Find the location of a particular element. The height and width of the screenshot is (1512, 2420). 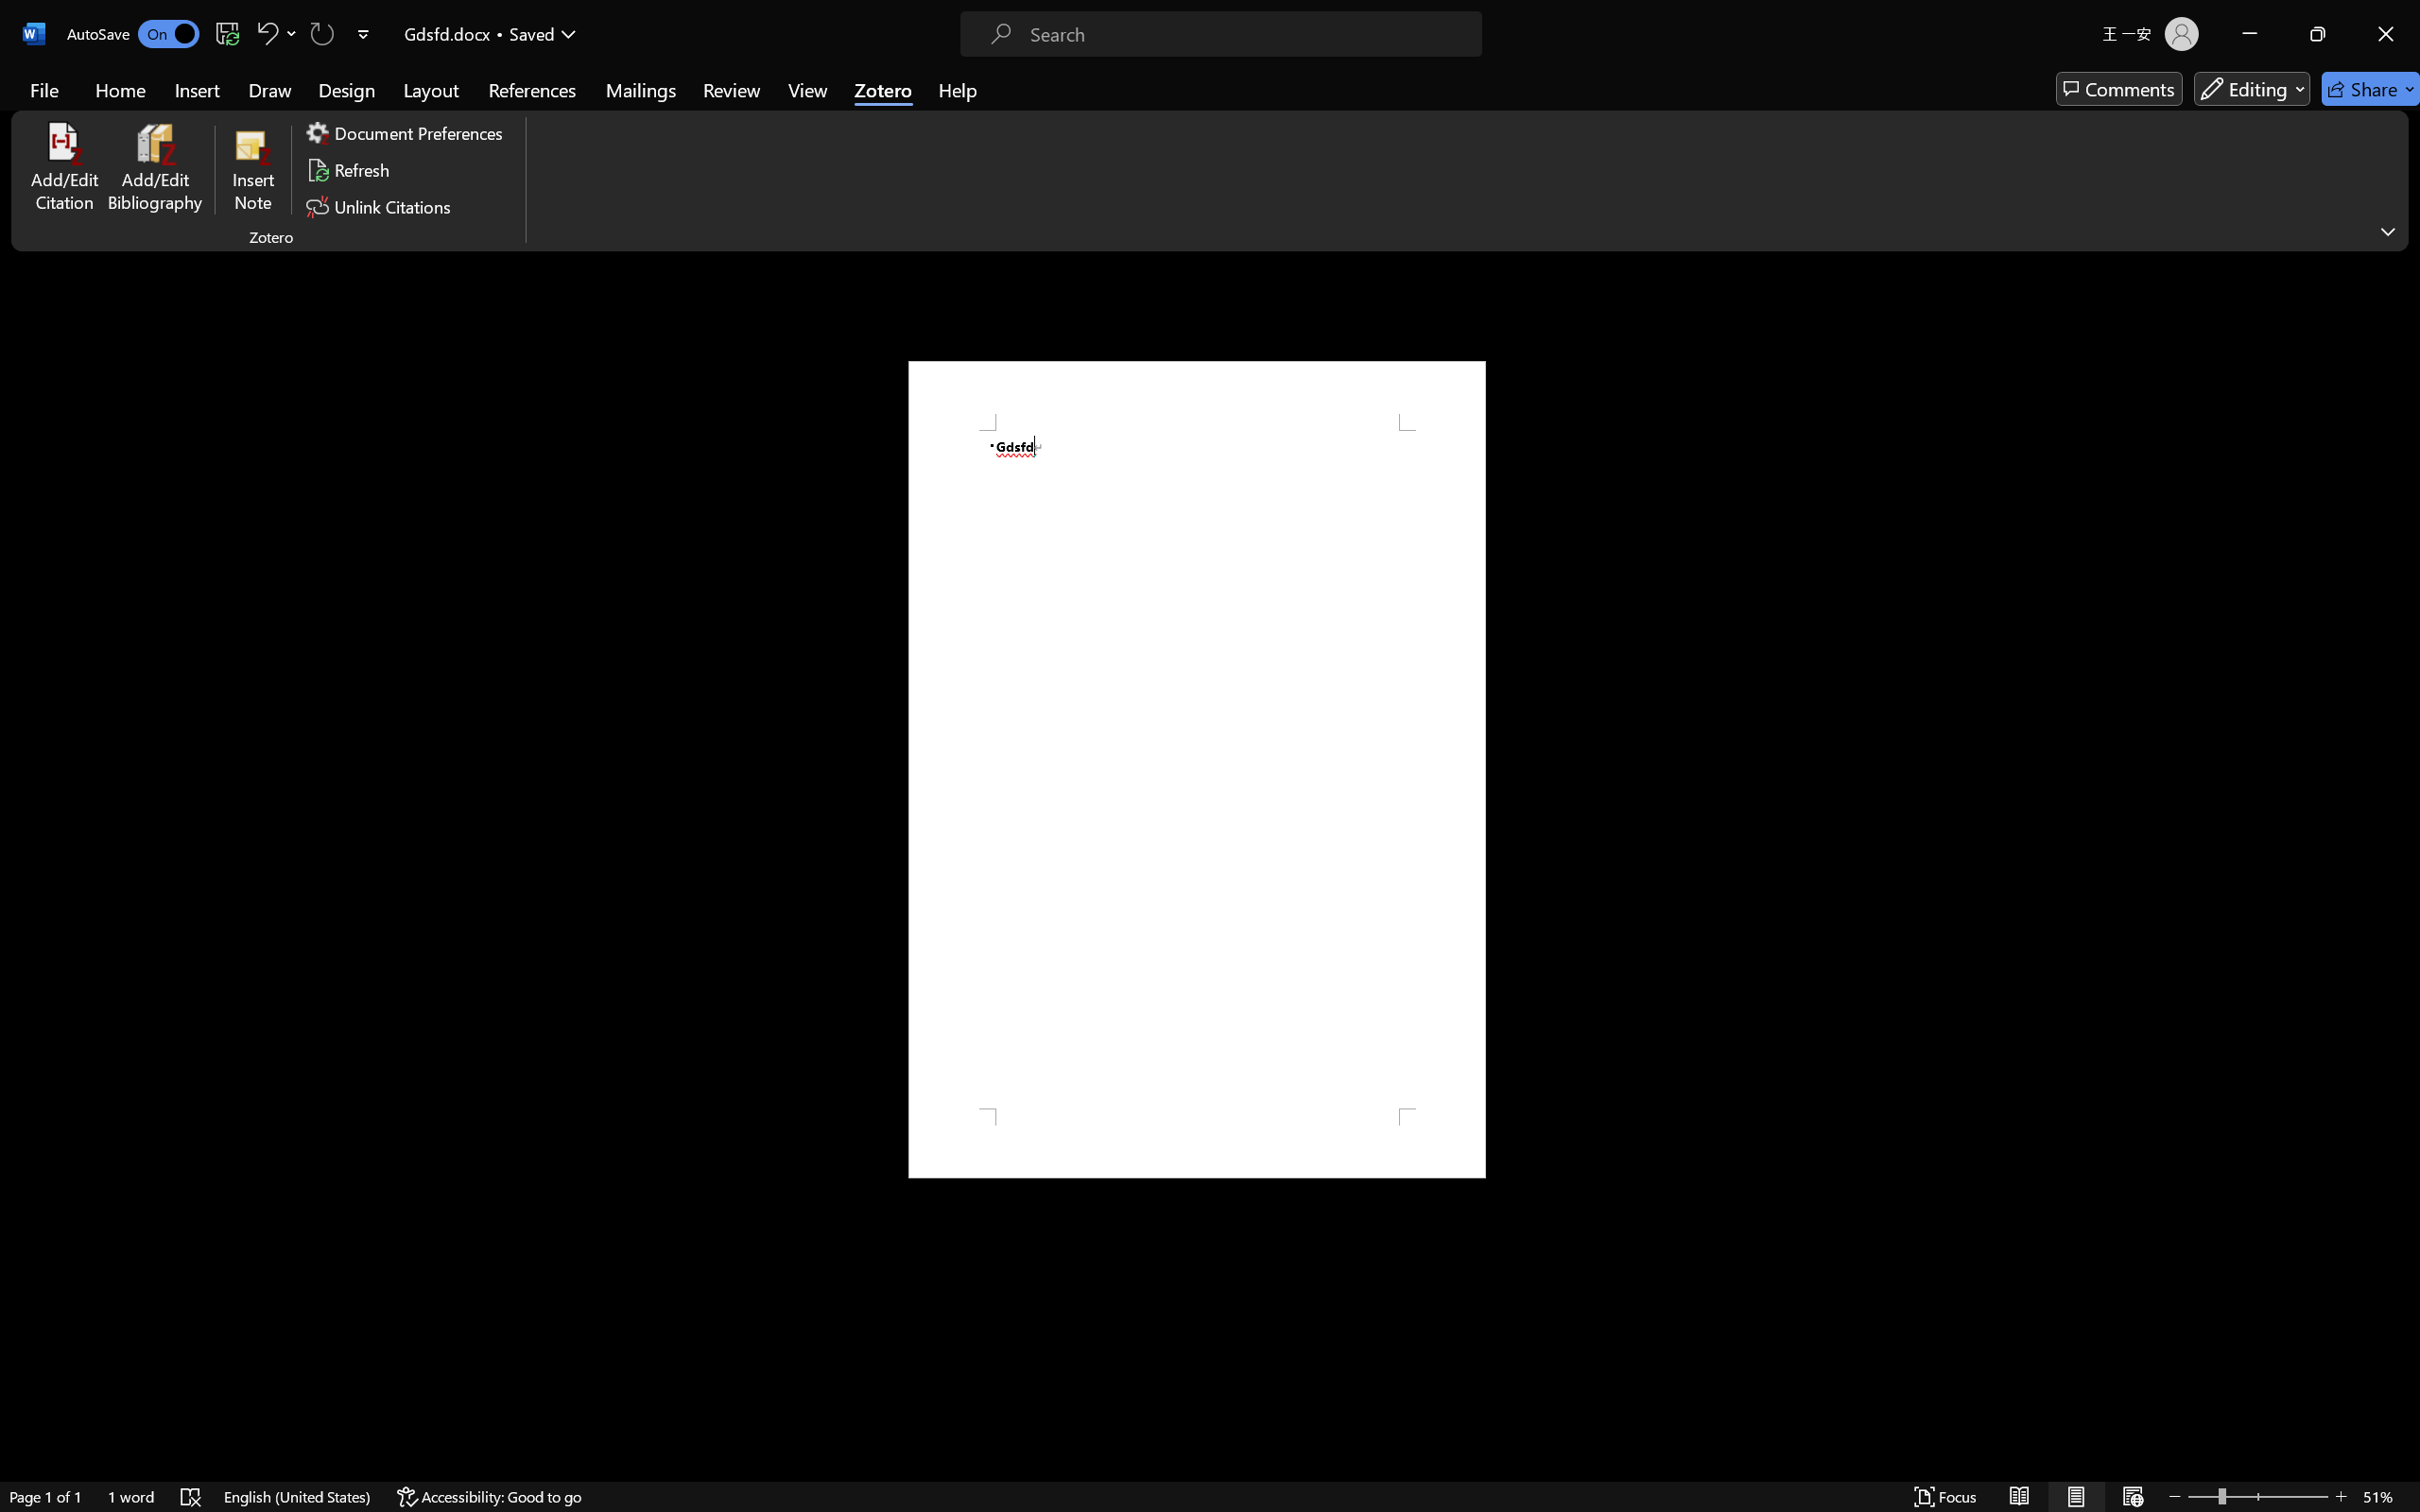

'Page 1 content' is located at coordinates (1196, 769).